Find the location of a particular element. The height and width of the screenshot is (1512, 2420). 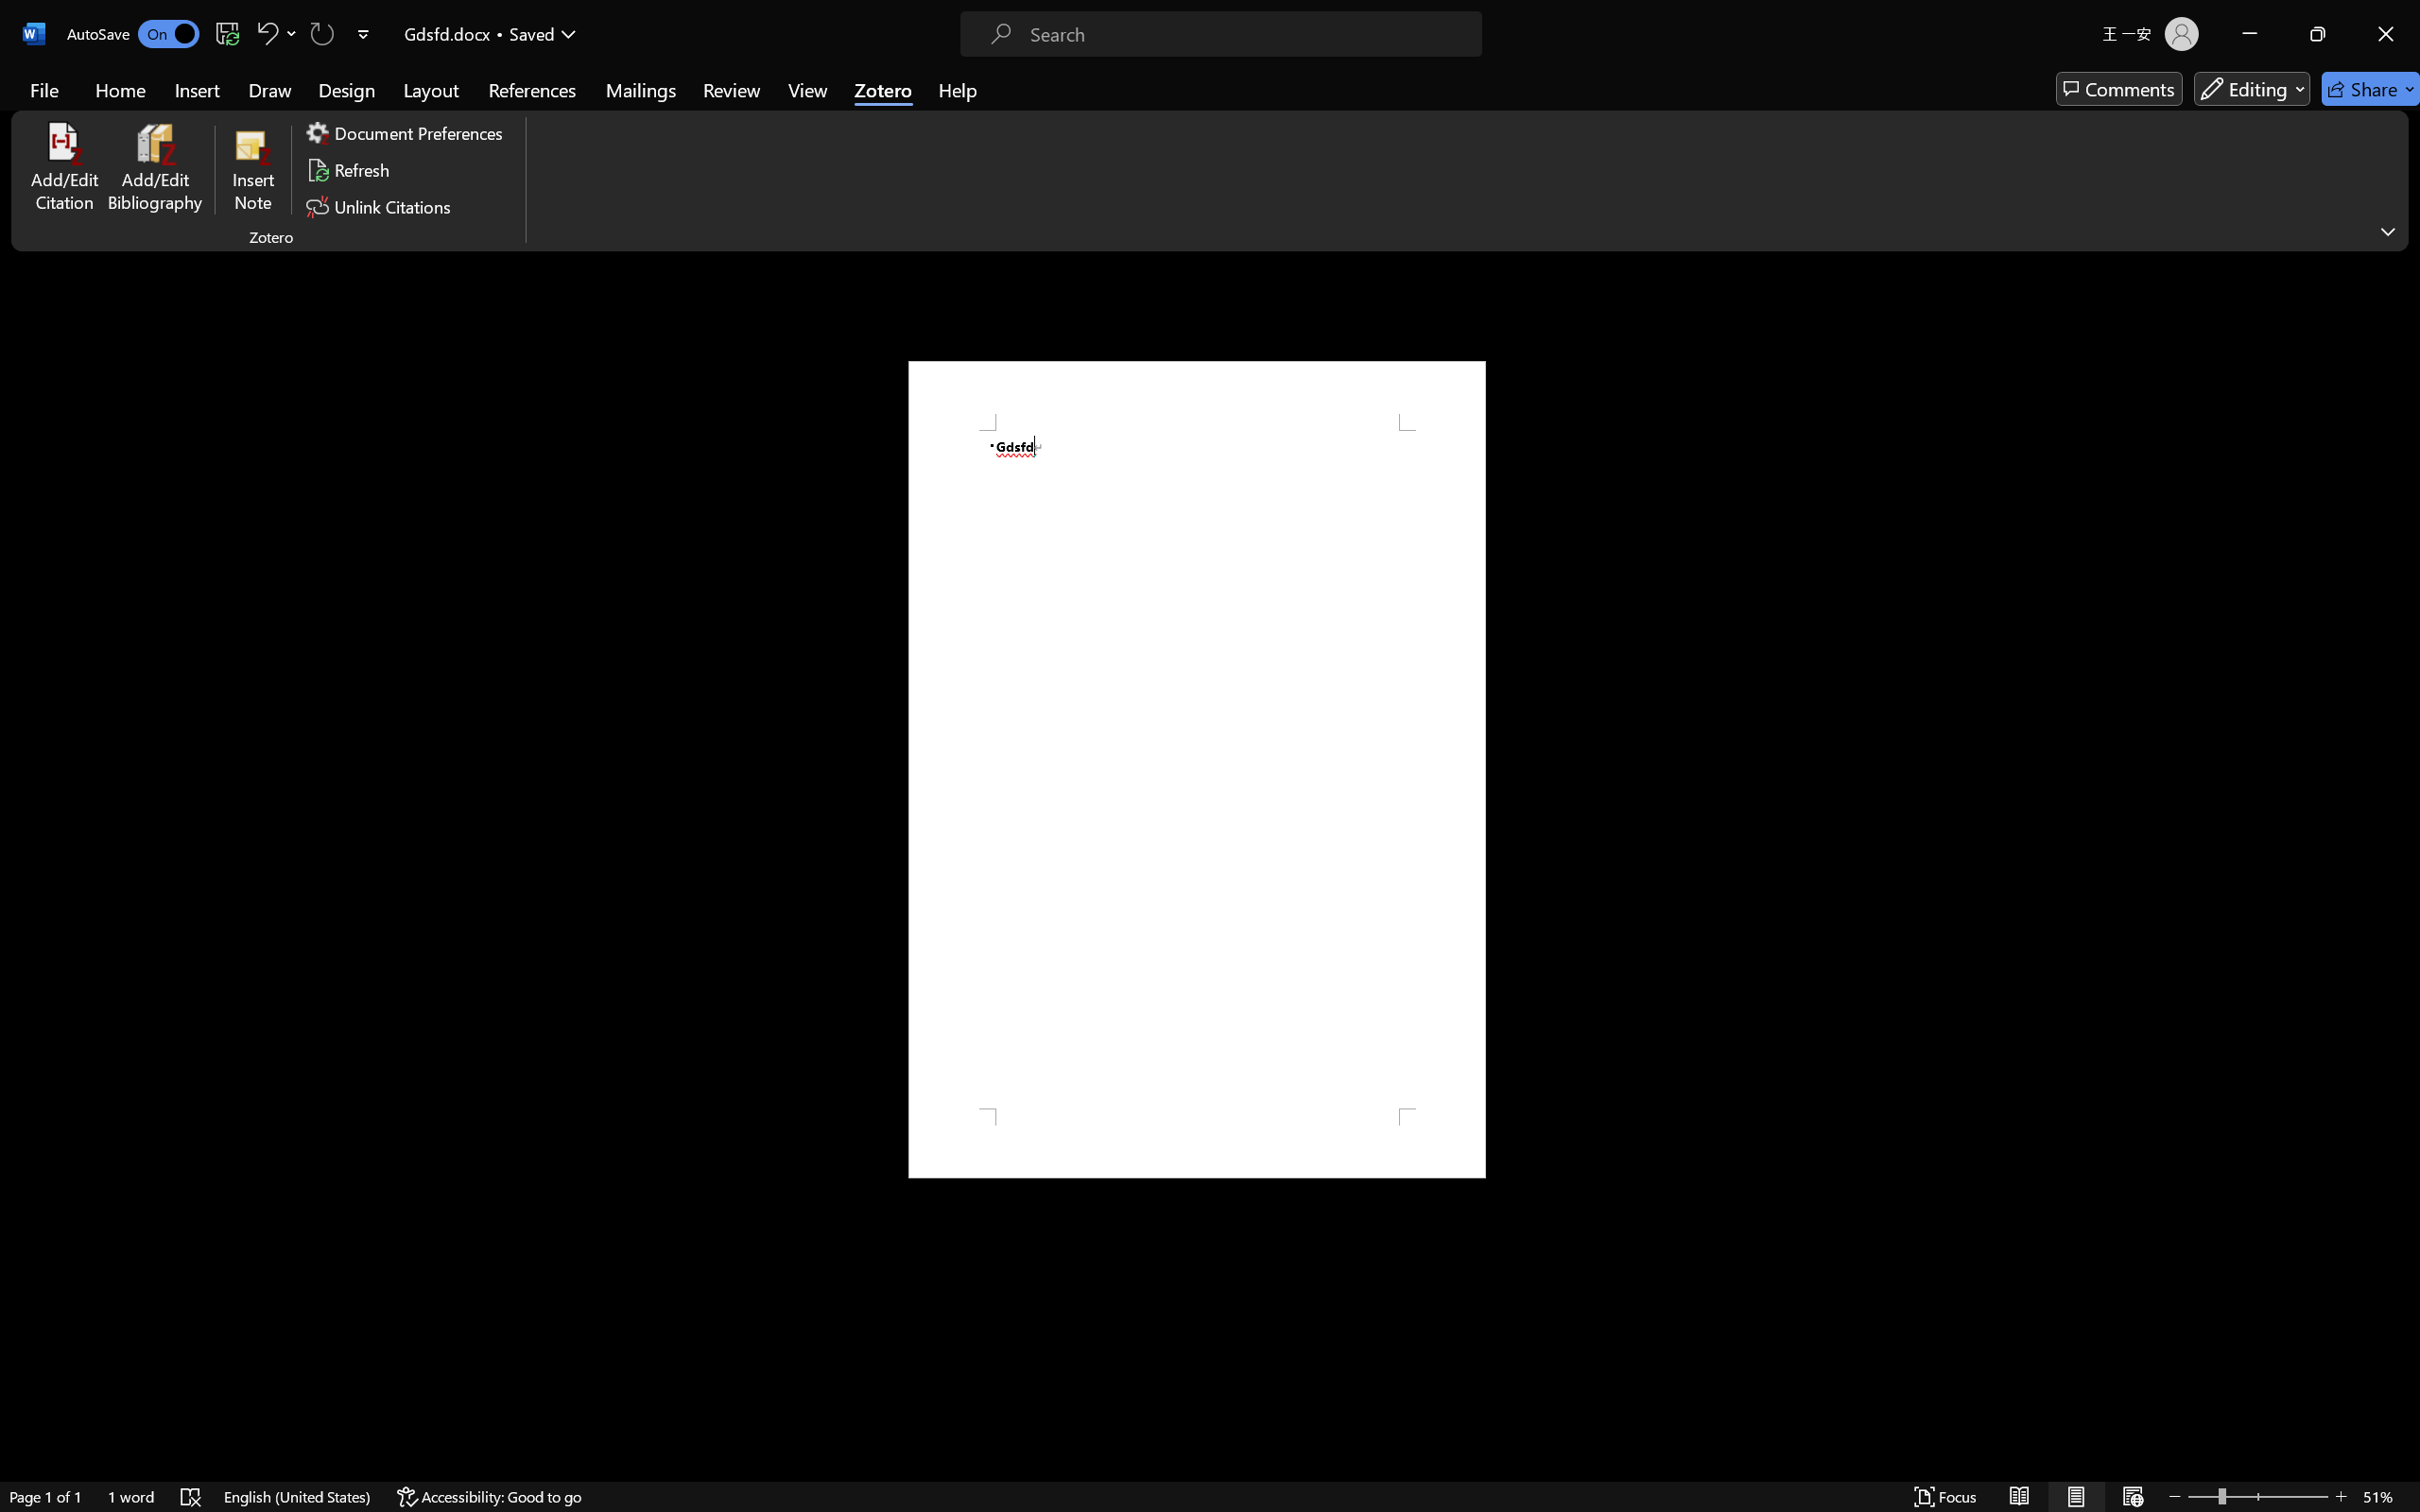

'Page 1 content' is located at coordinates (1196, 769).